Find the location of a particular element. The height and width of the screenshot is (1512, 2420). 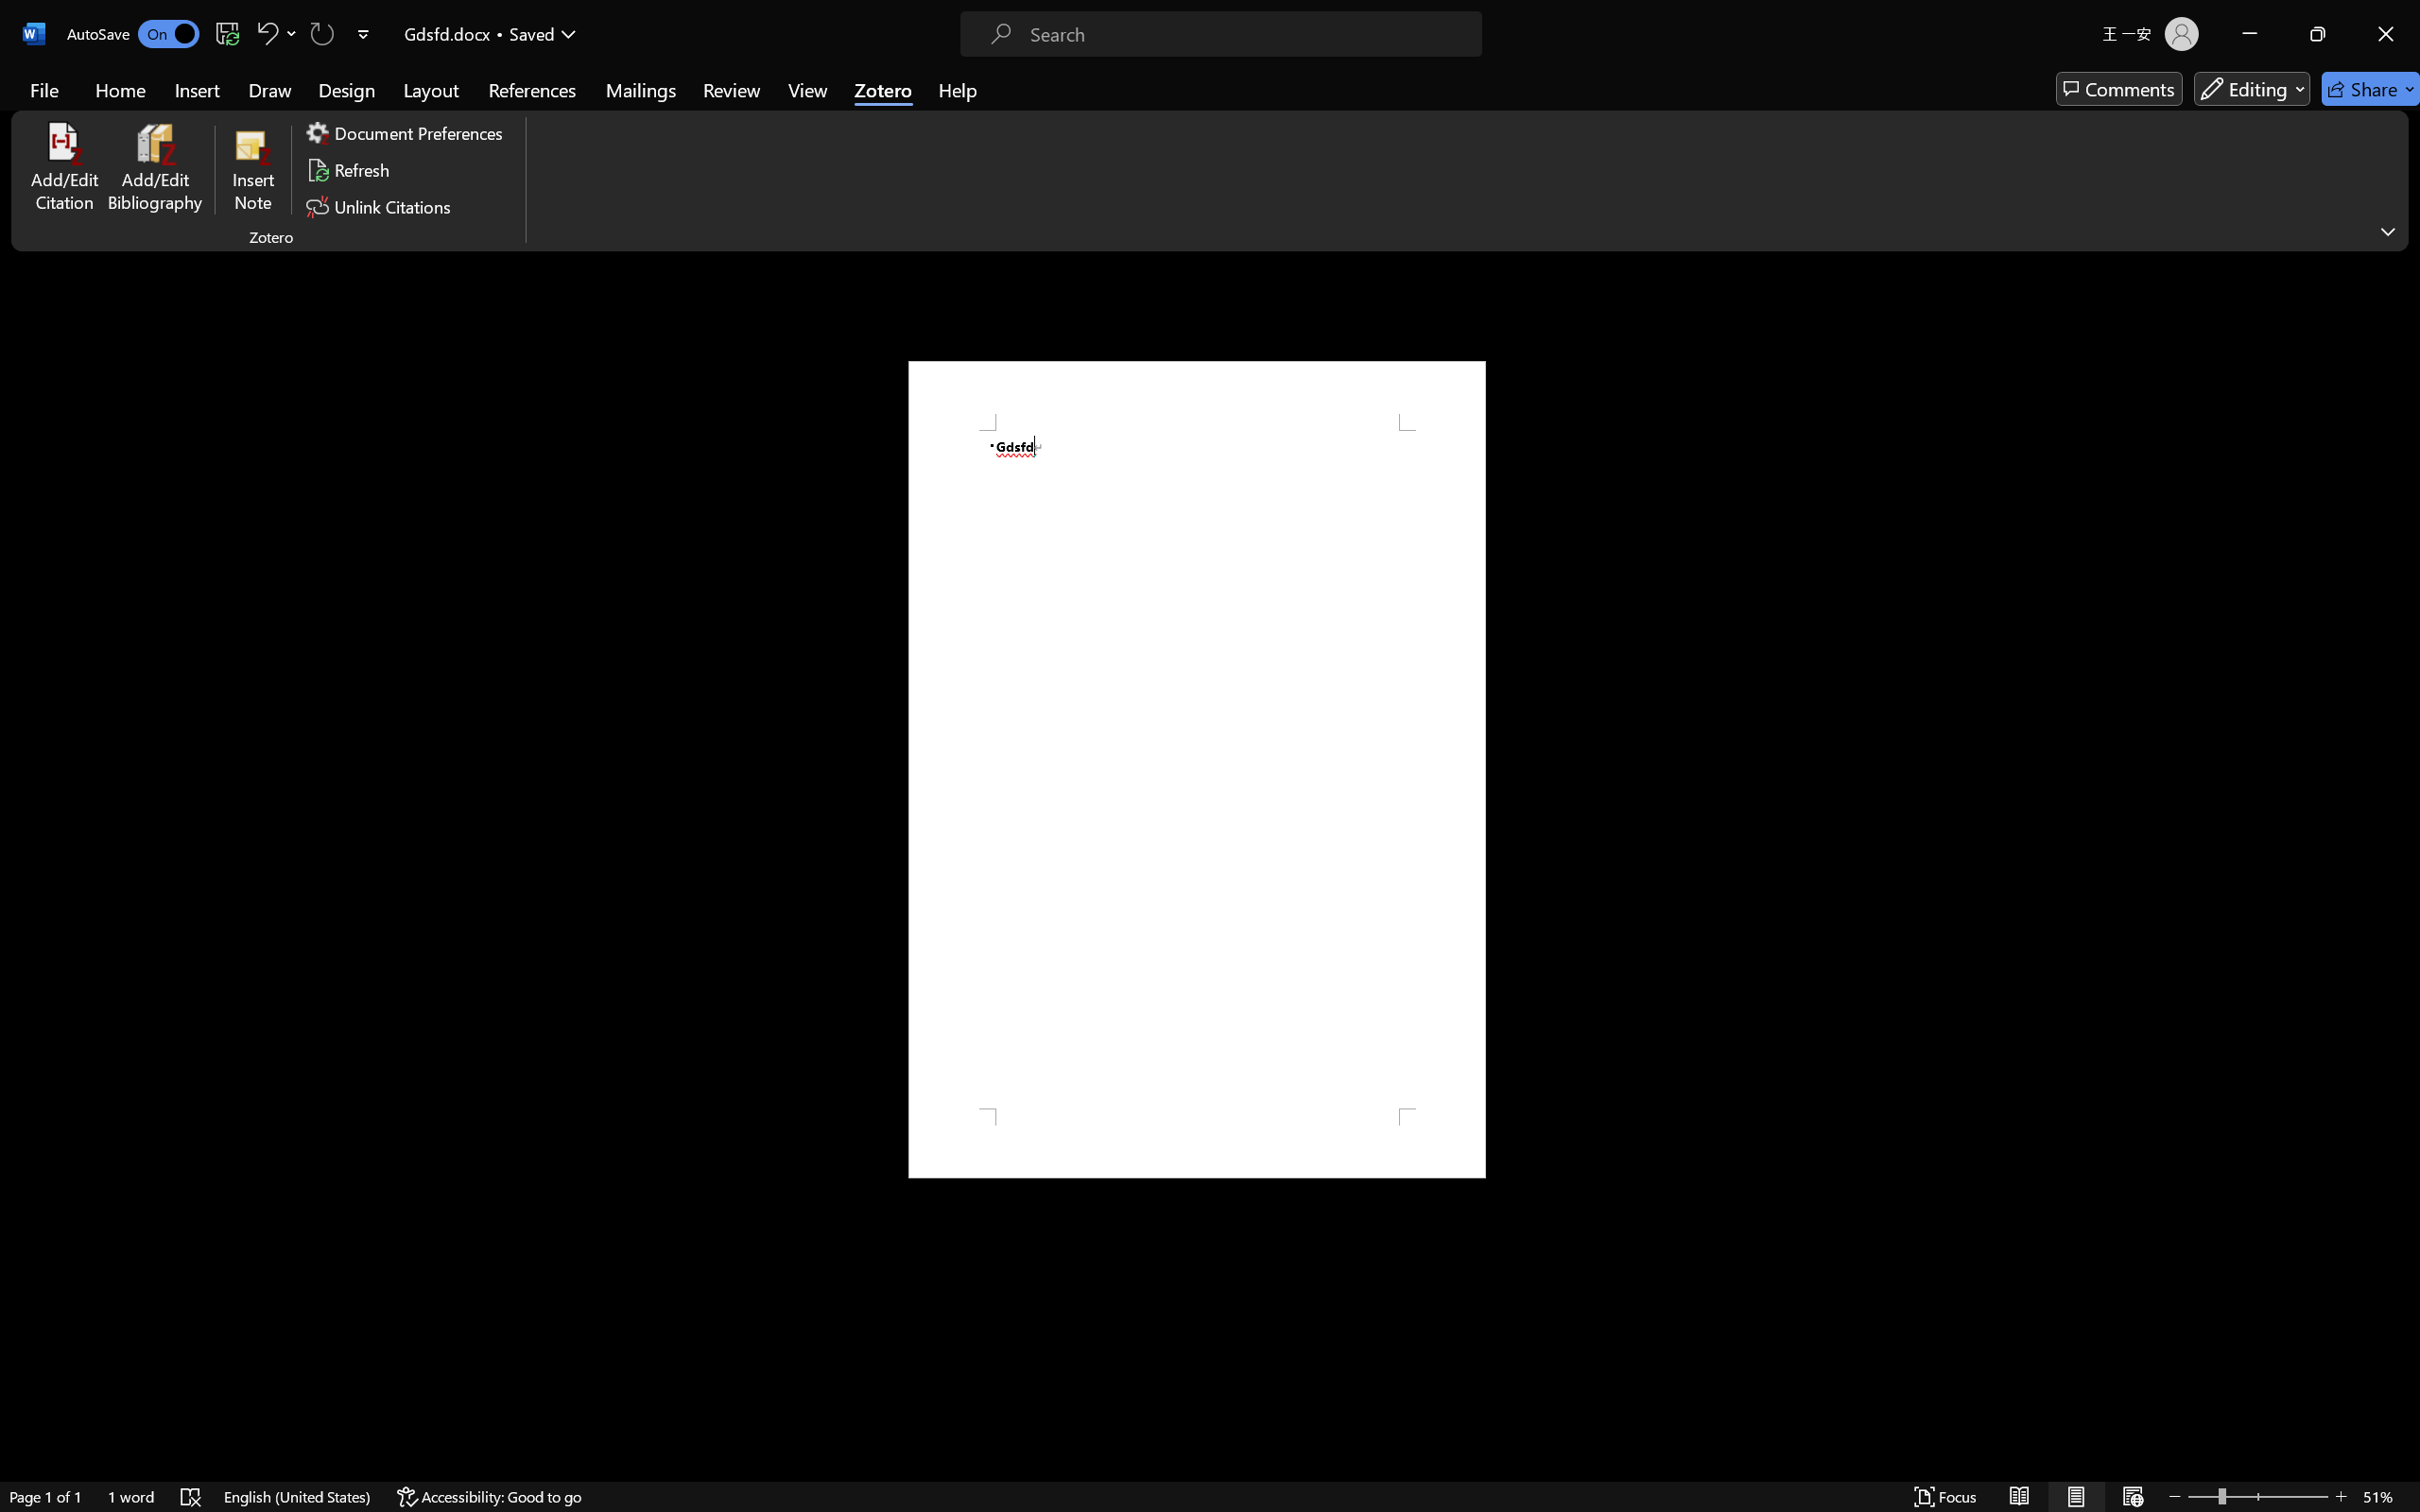

'Page 1 content' is located at coordinates (1196, 769).